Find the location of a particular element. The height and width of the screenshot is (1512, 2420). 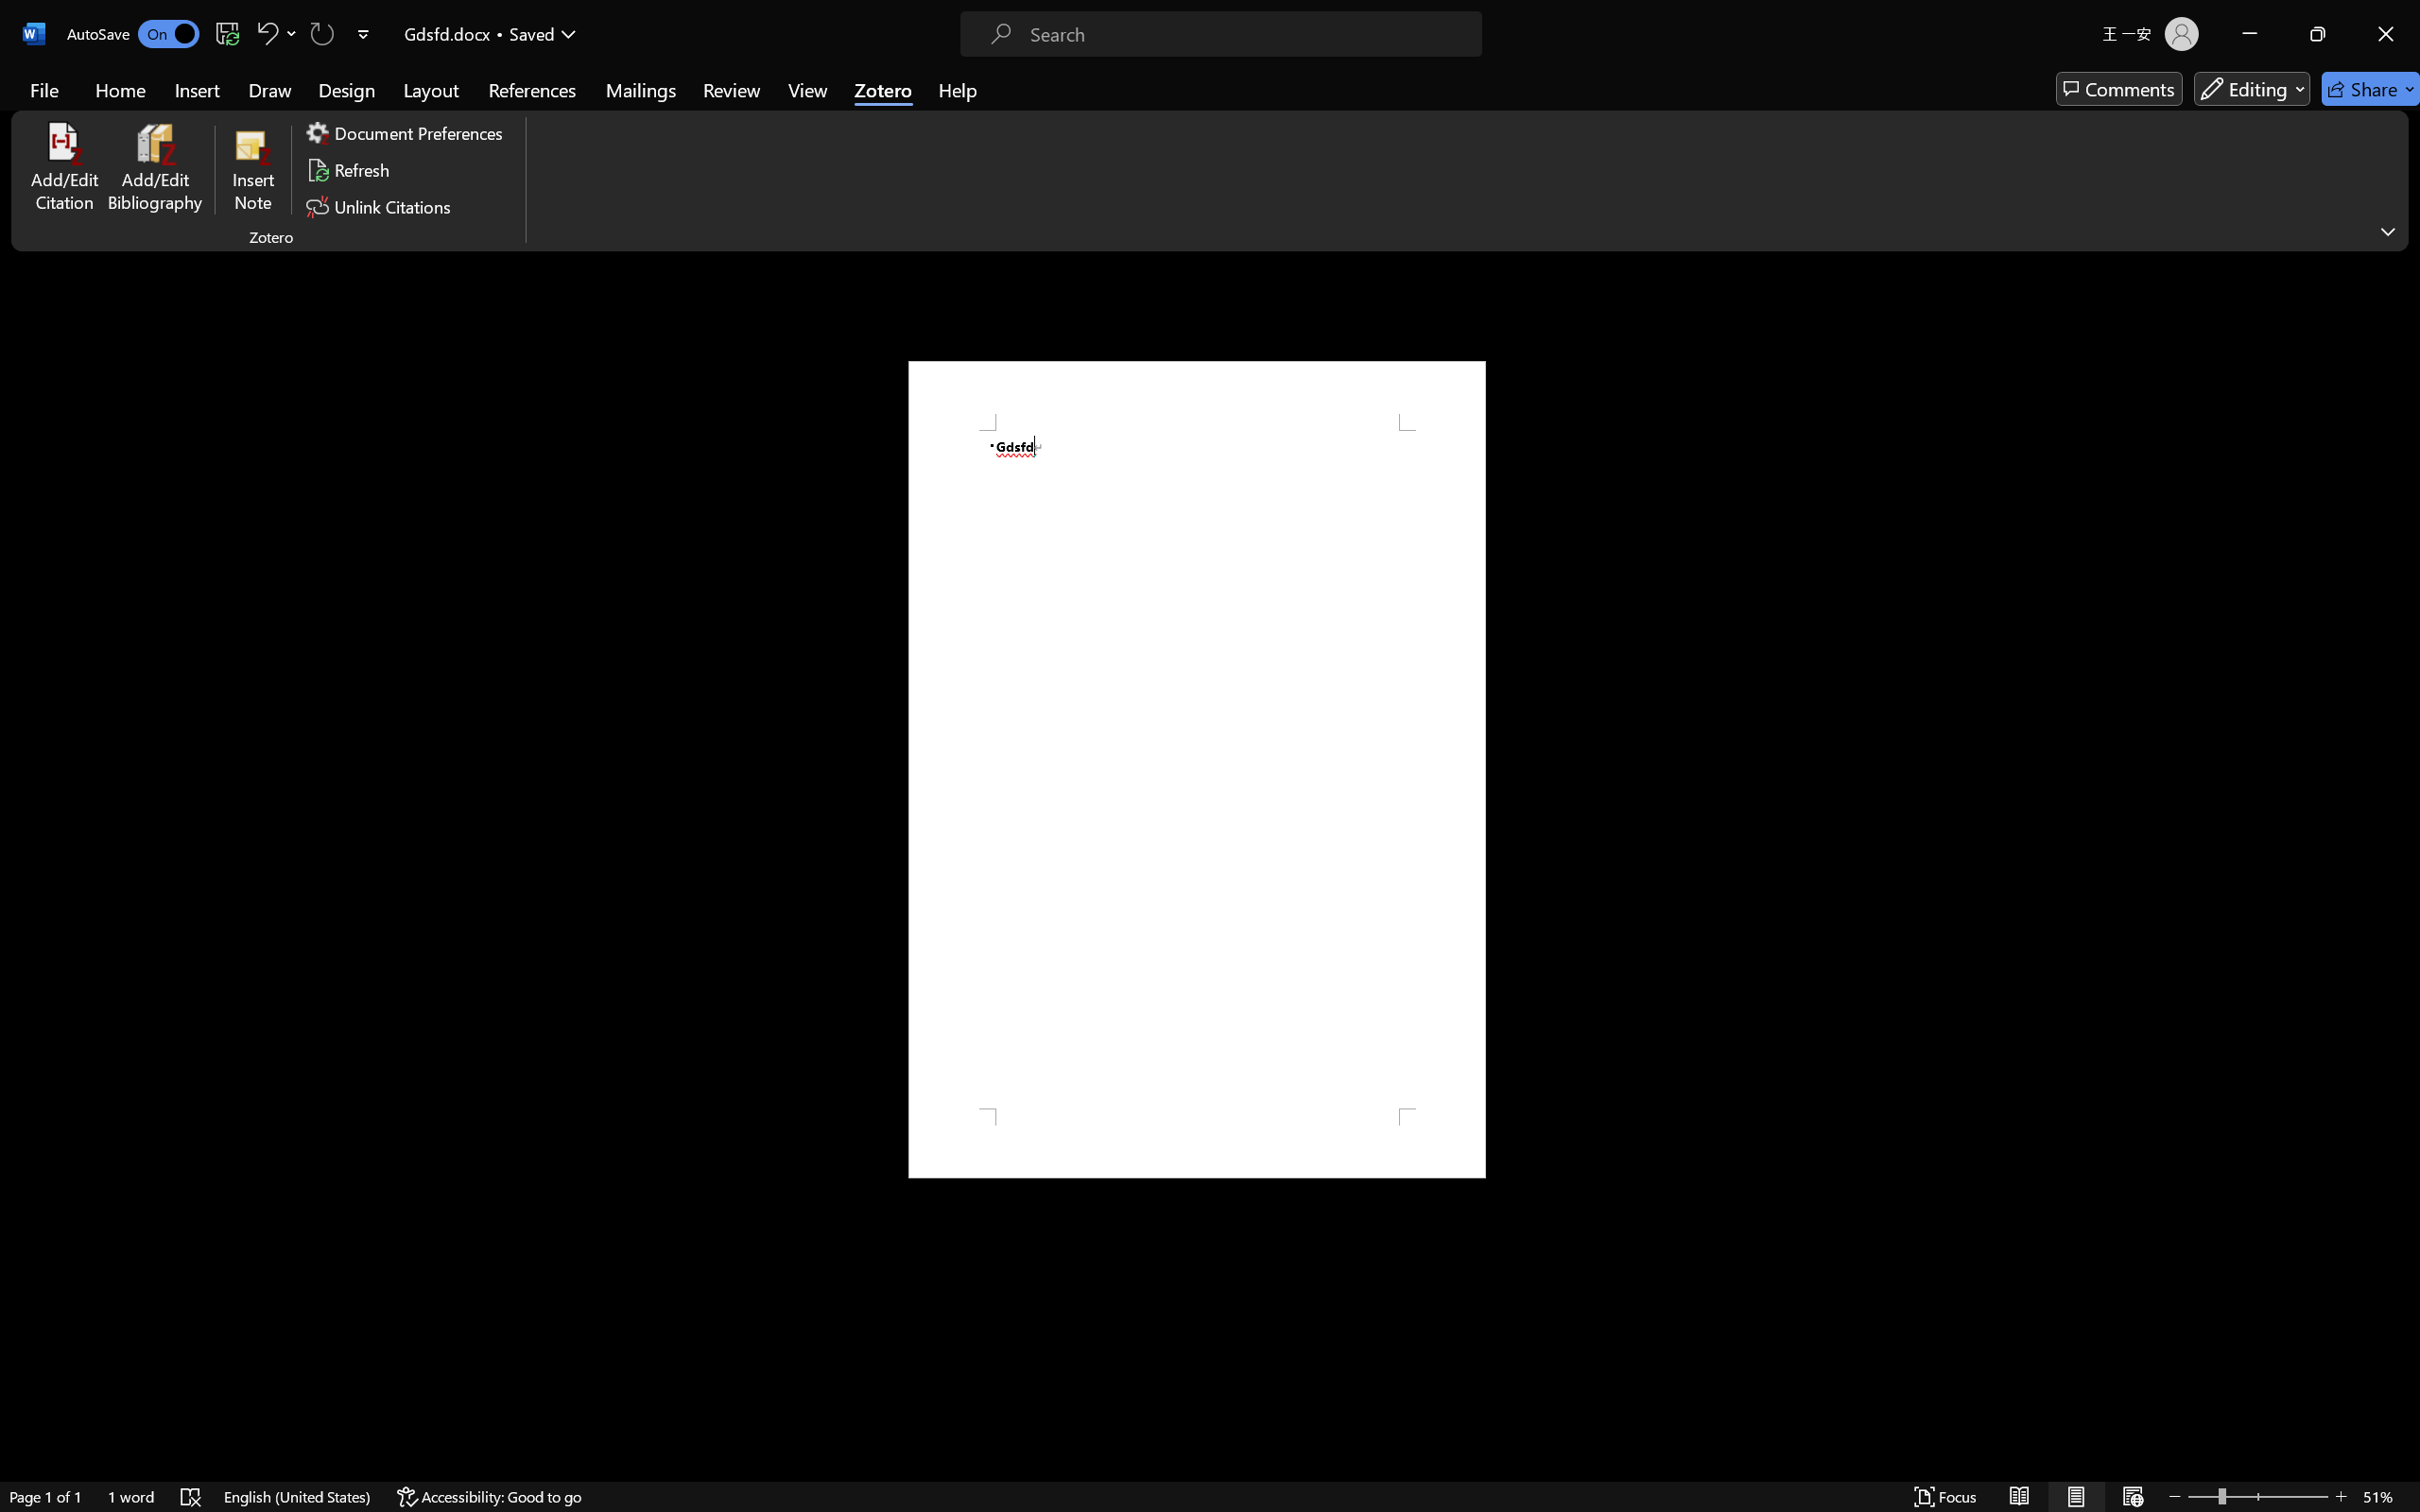

'Page 1 content' is located at coordinates (1196, 769).